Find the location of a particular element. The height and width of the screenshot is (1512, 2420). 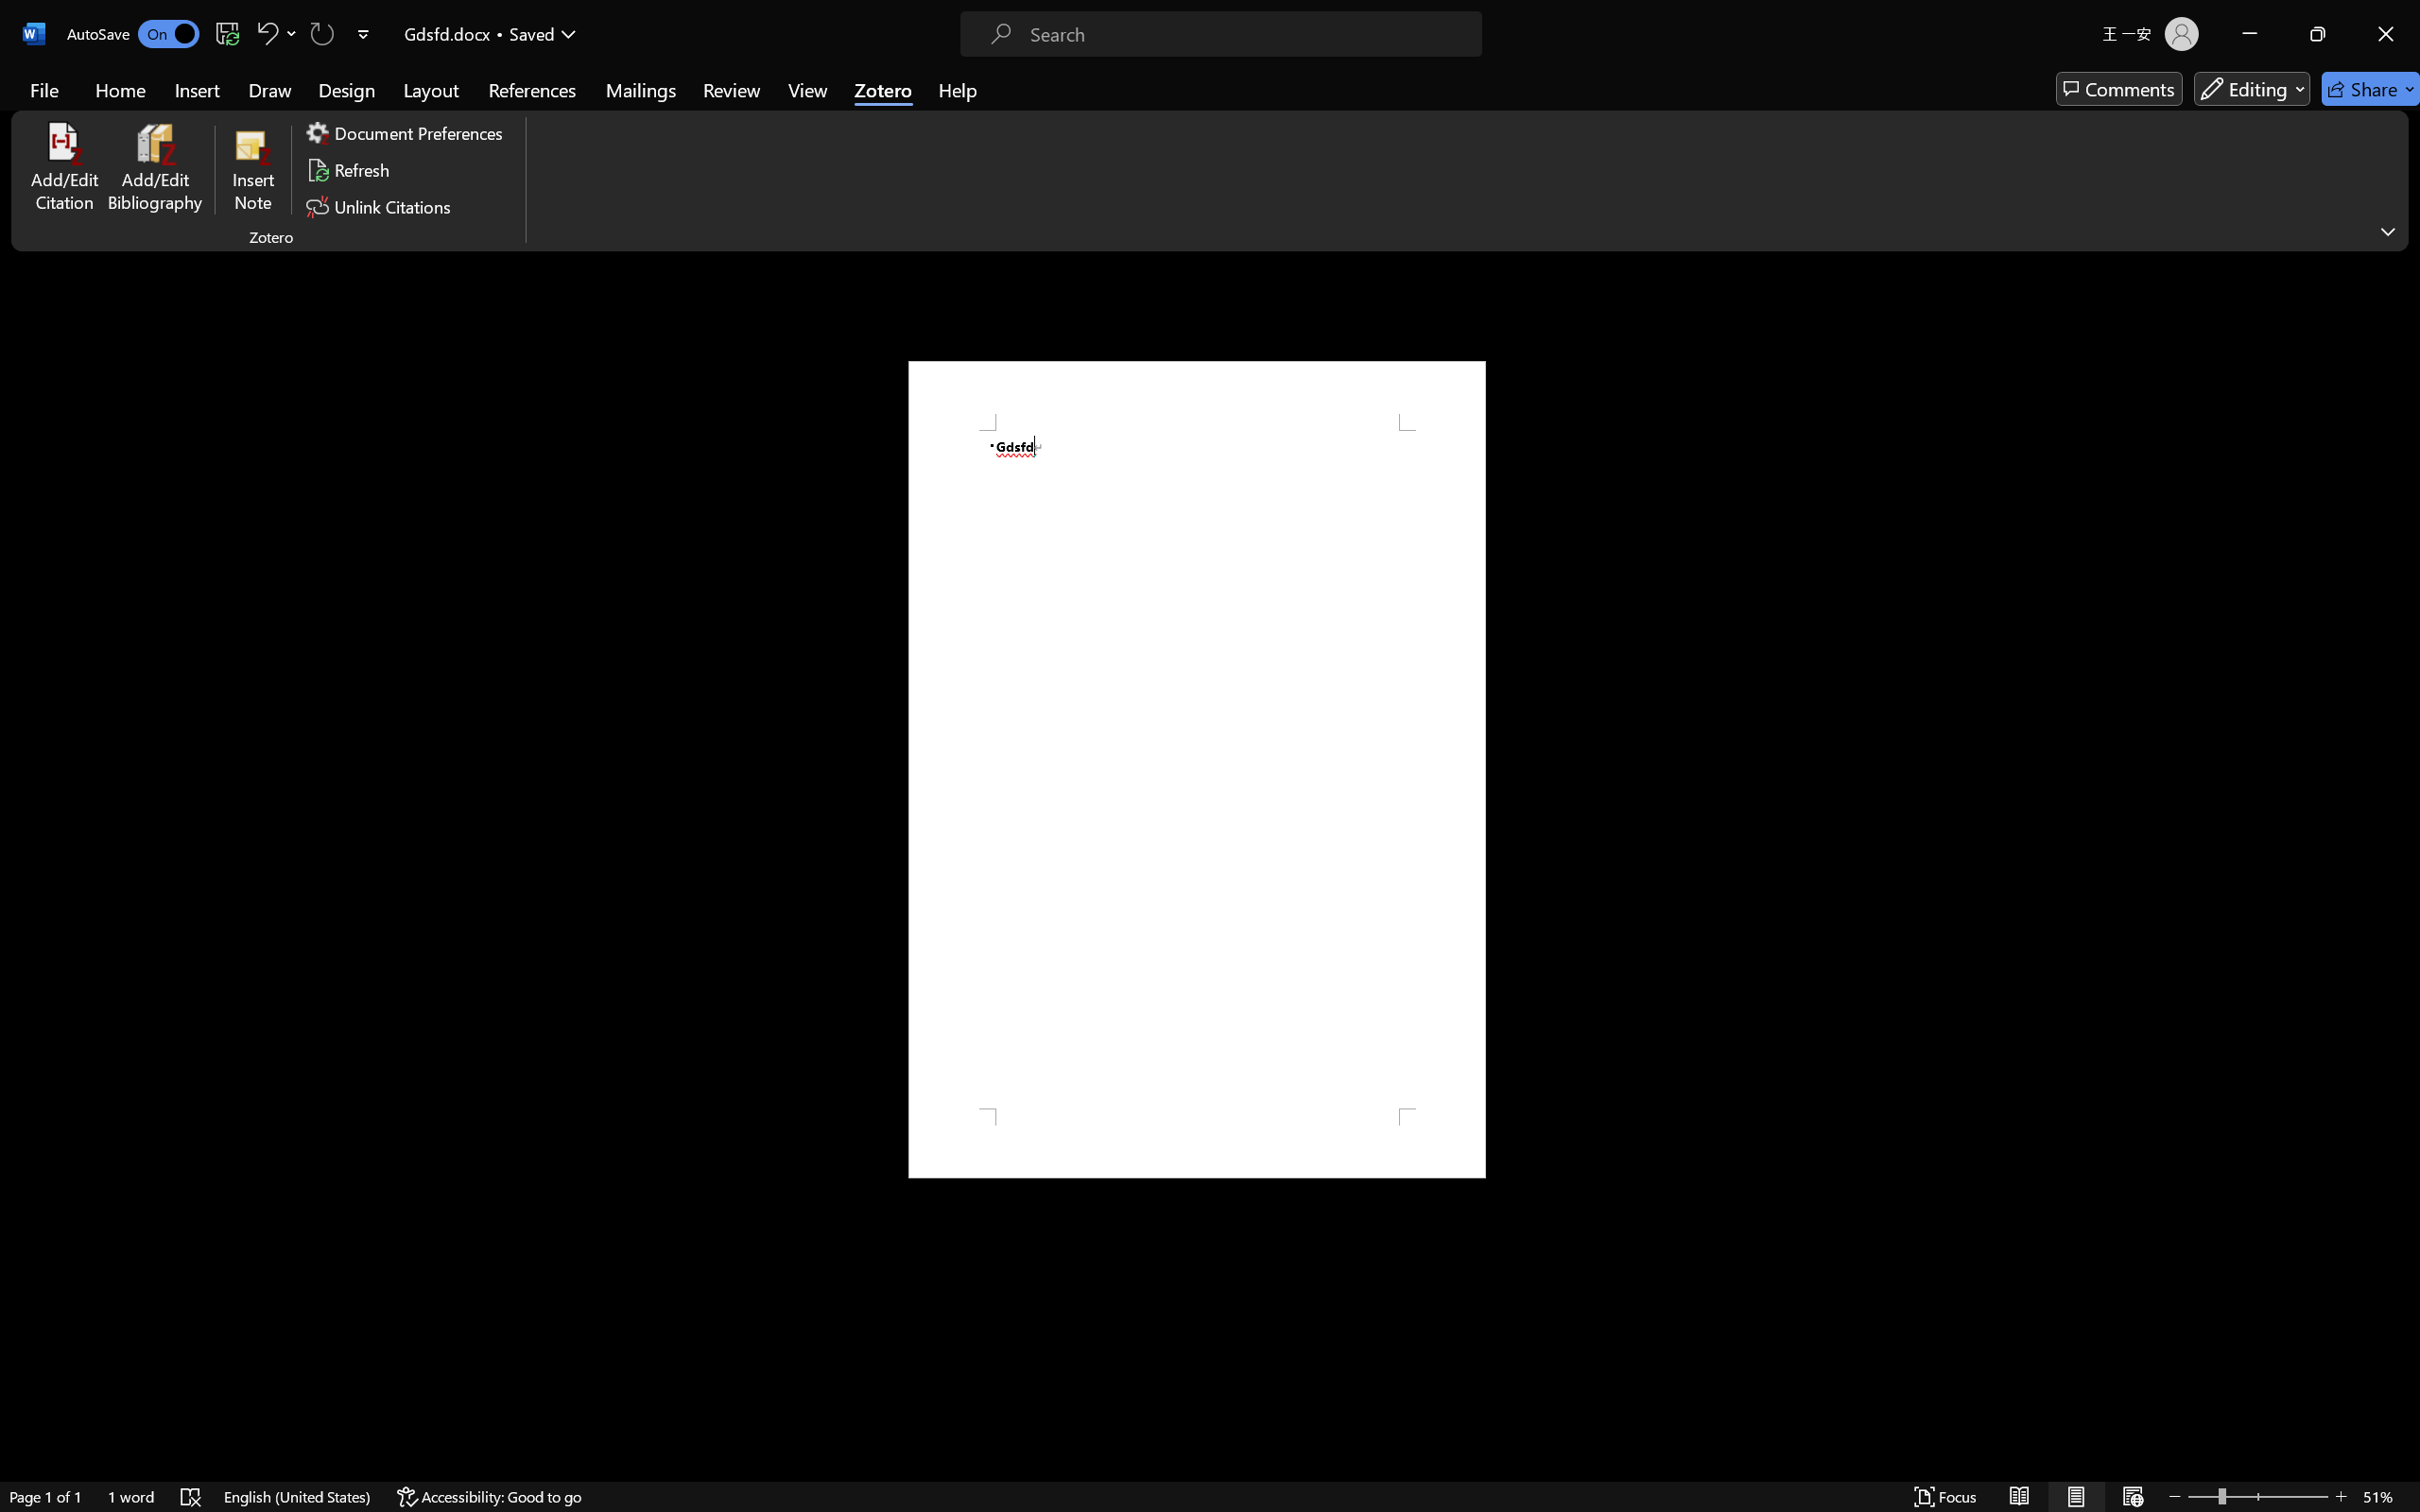

'Page 1 content' is located at coordinates (1196, 769).